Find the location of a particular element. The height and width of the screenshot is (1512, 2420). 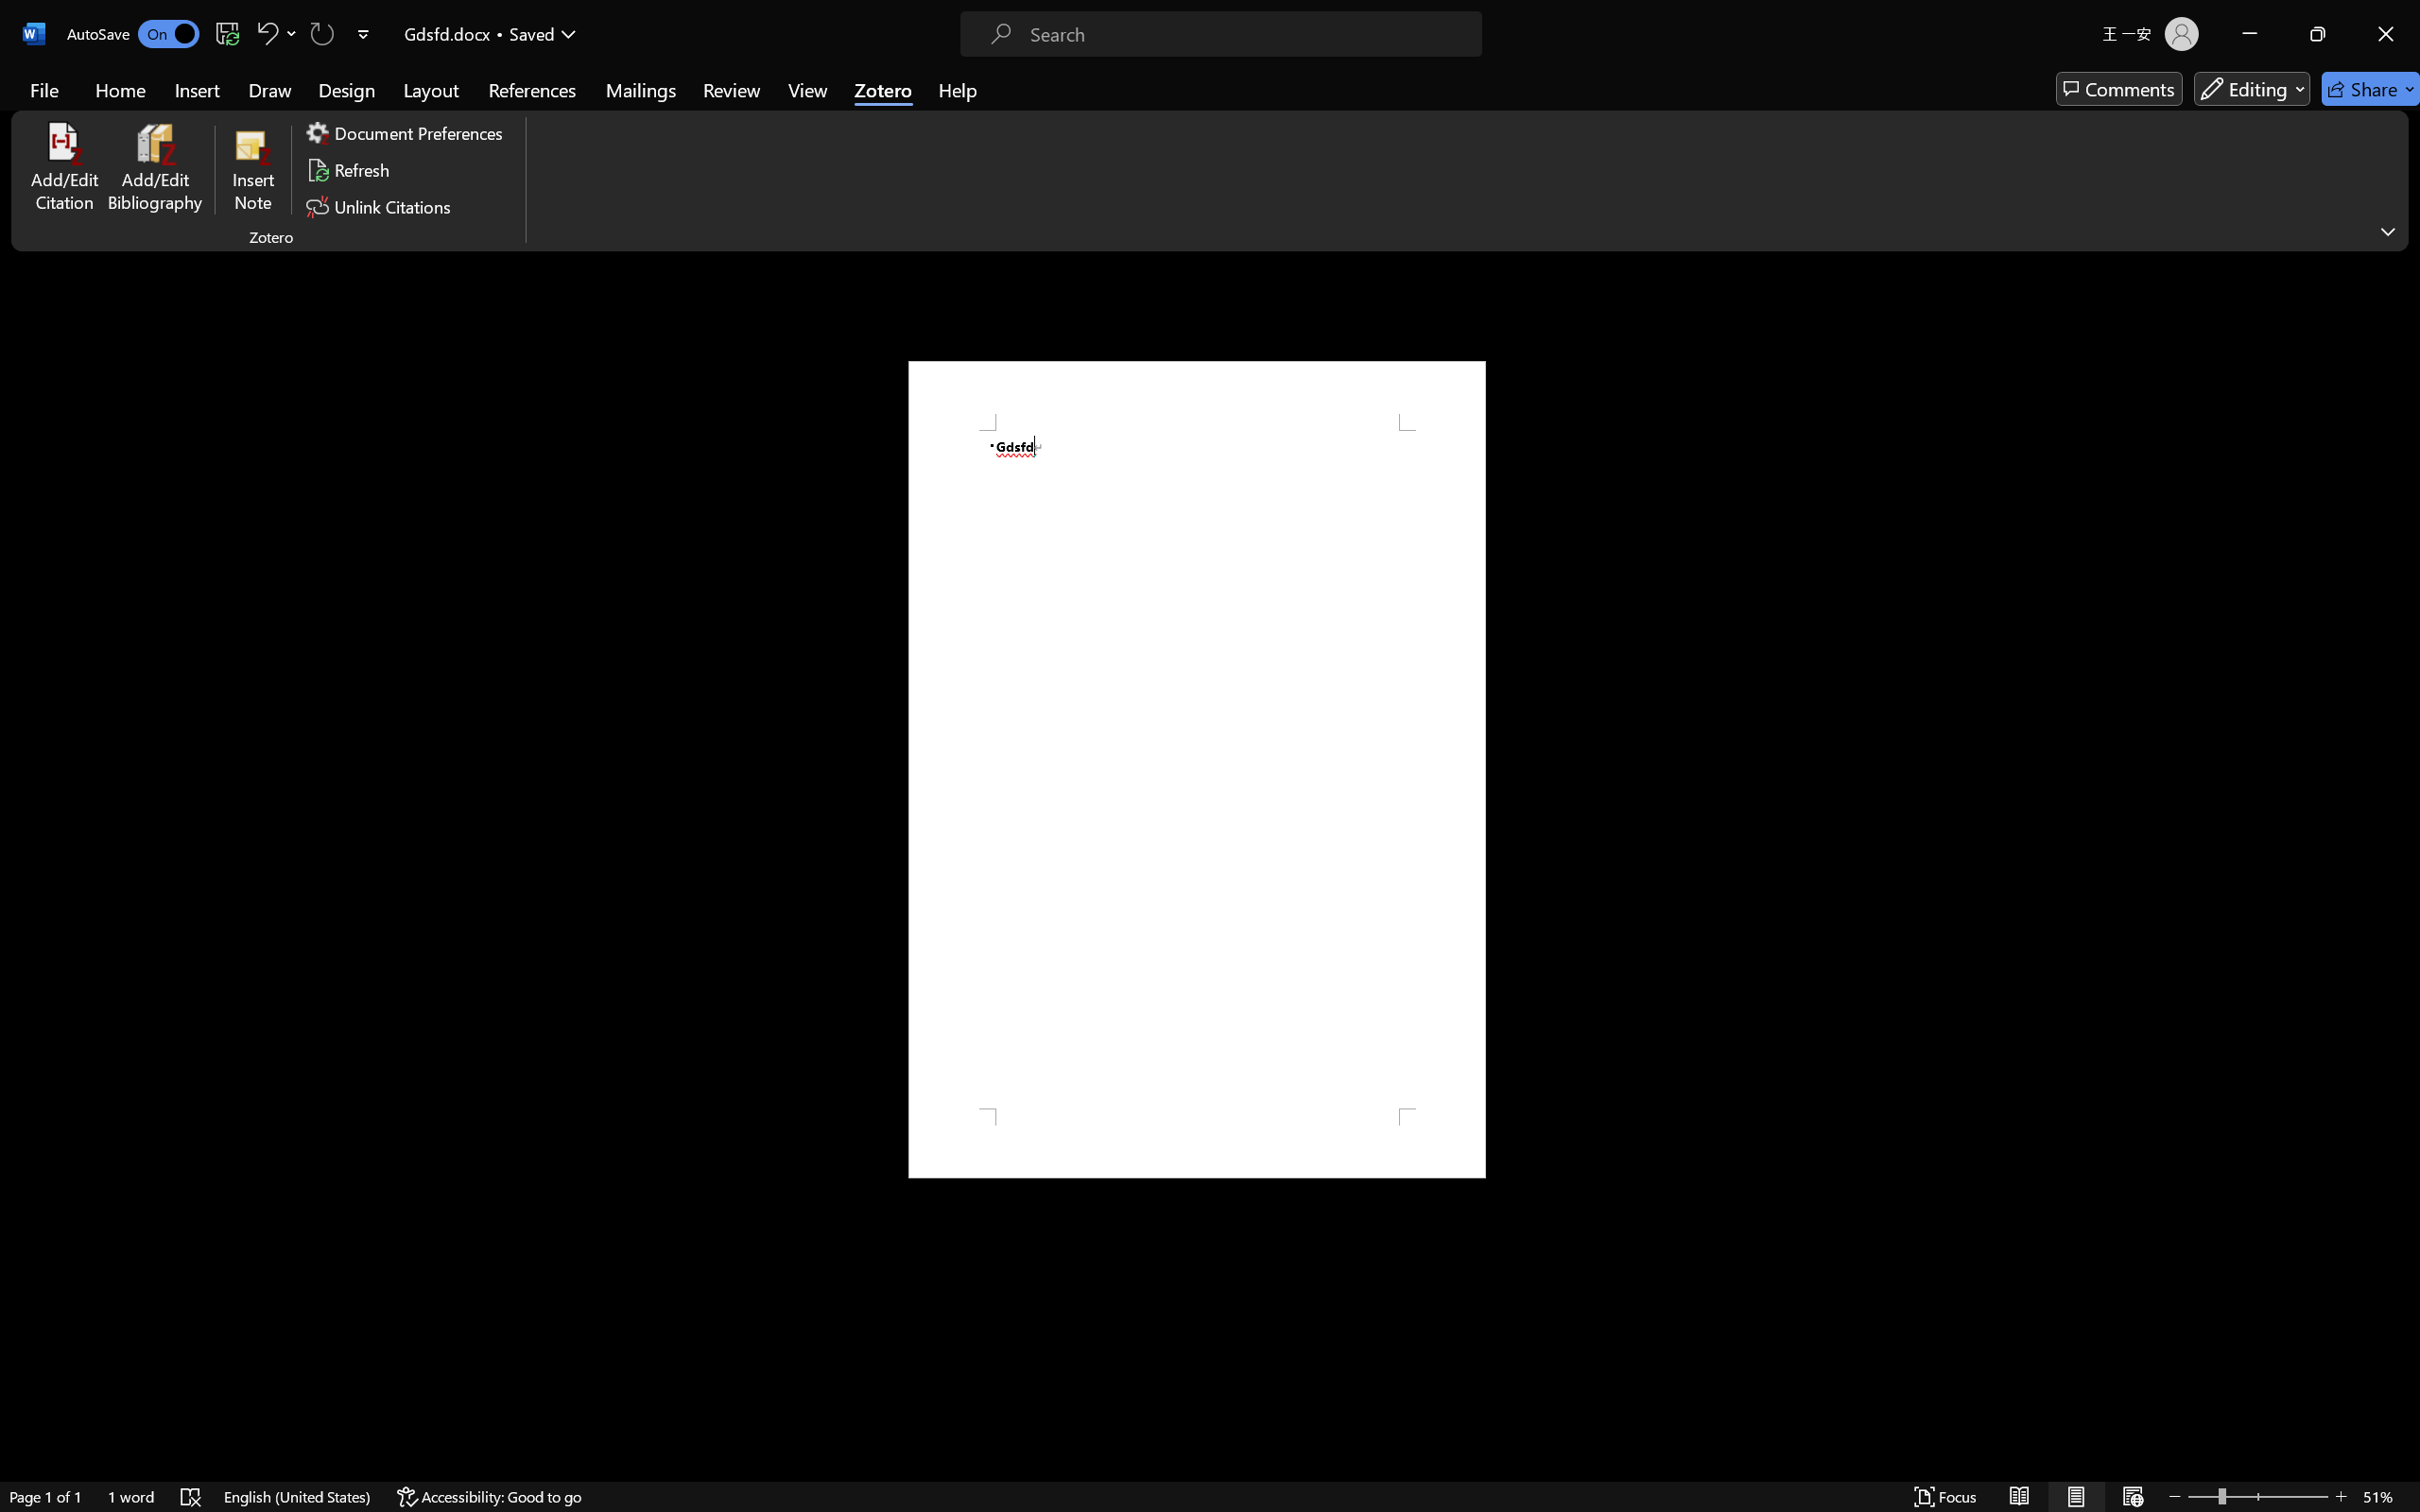

'Page 1 content' is located at coordinates (1196, 769).